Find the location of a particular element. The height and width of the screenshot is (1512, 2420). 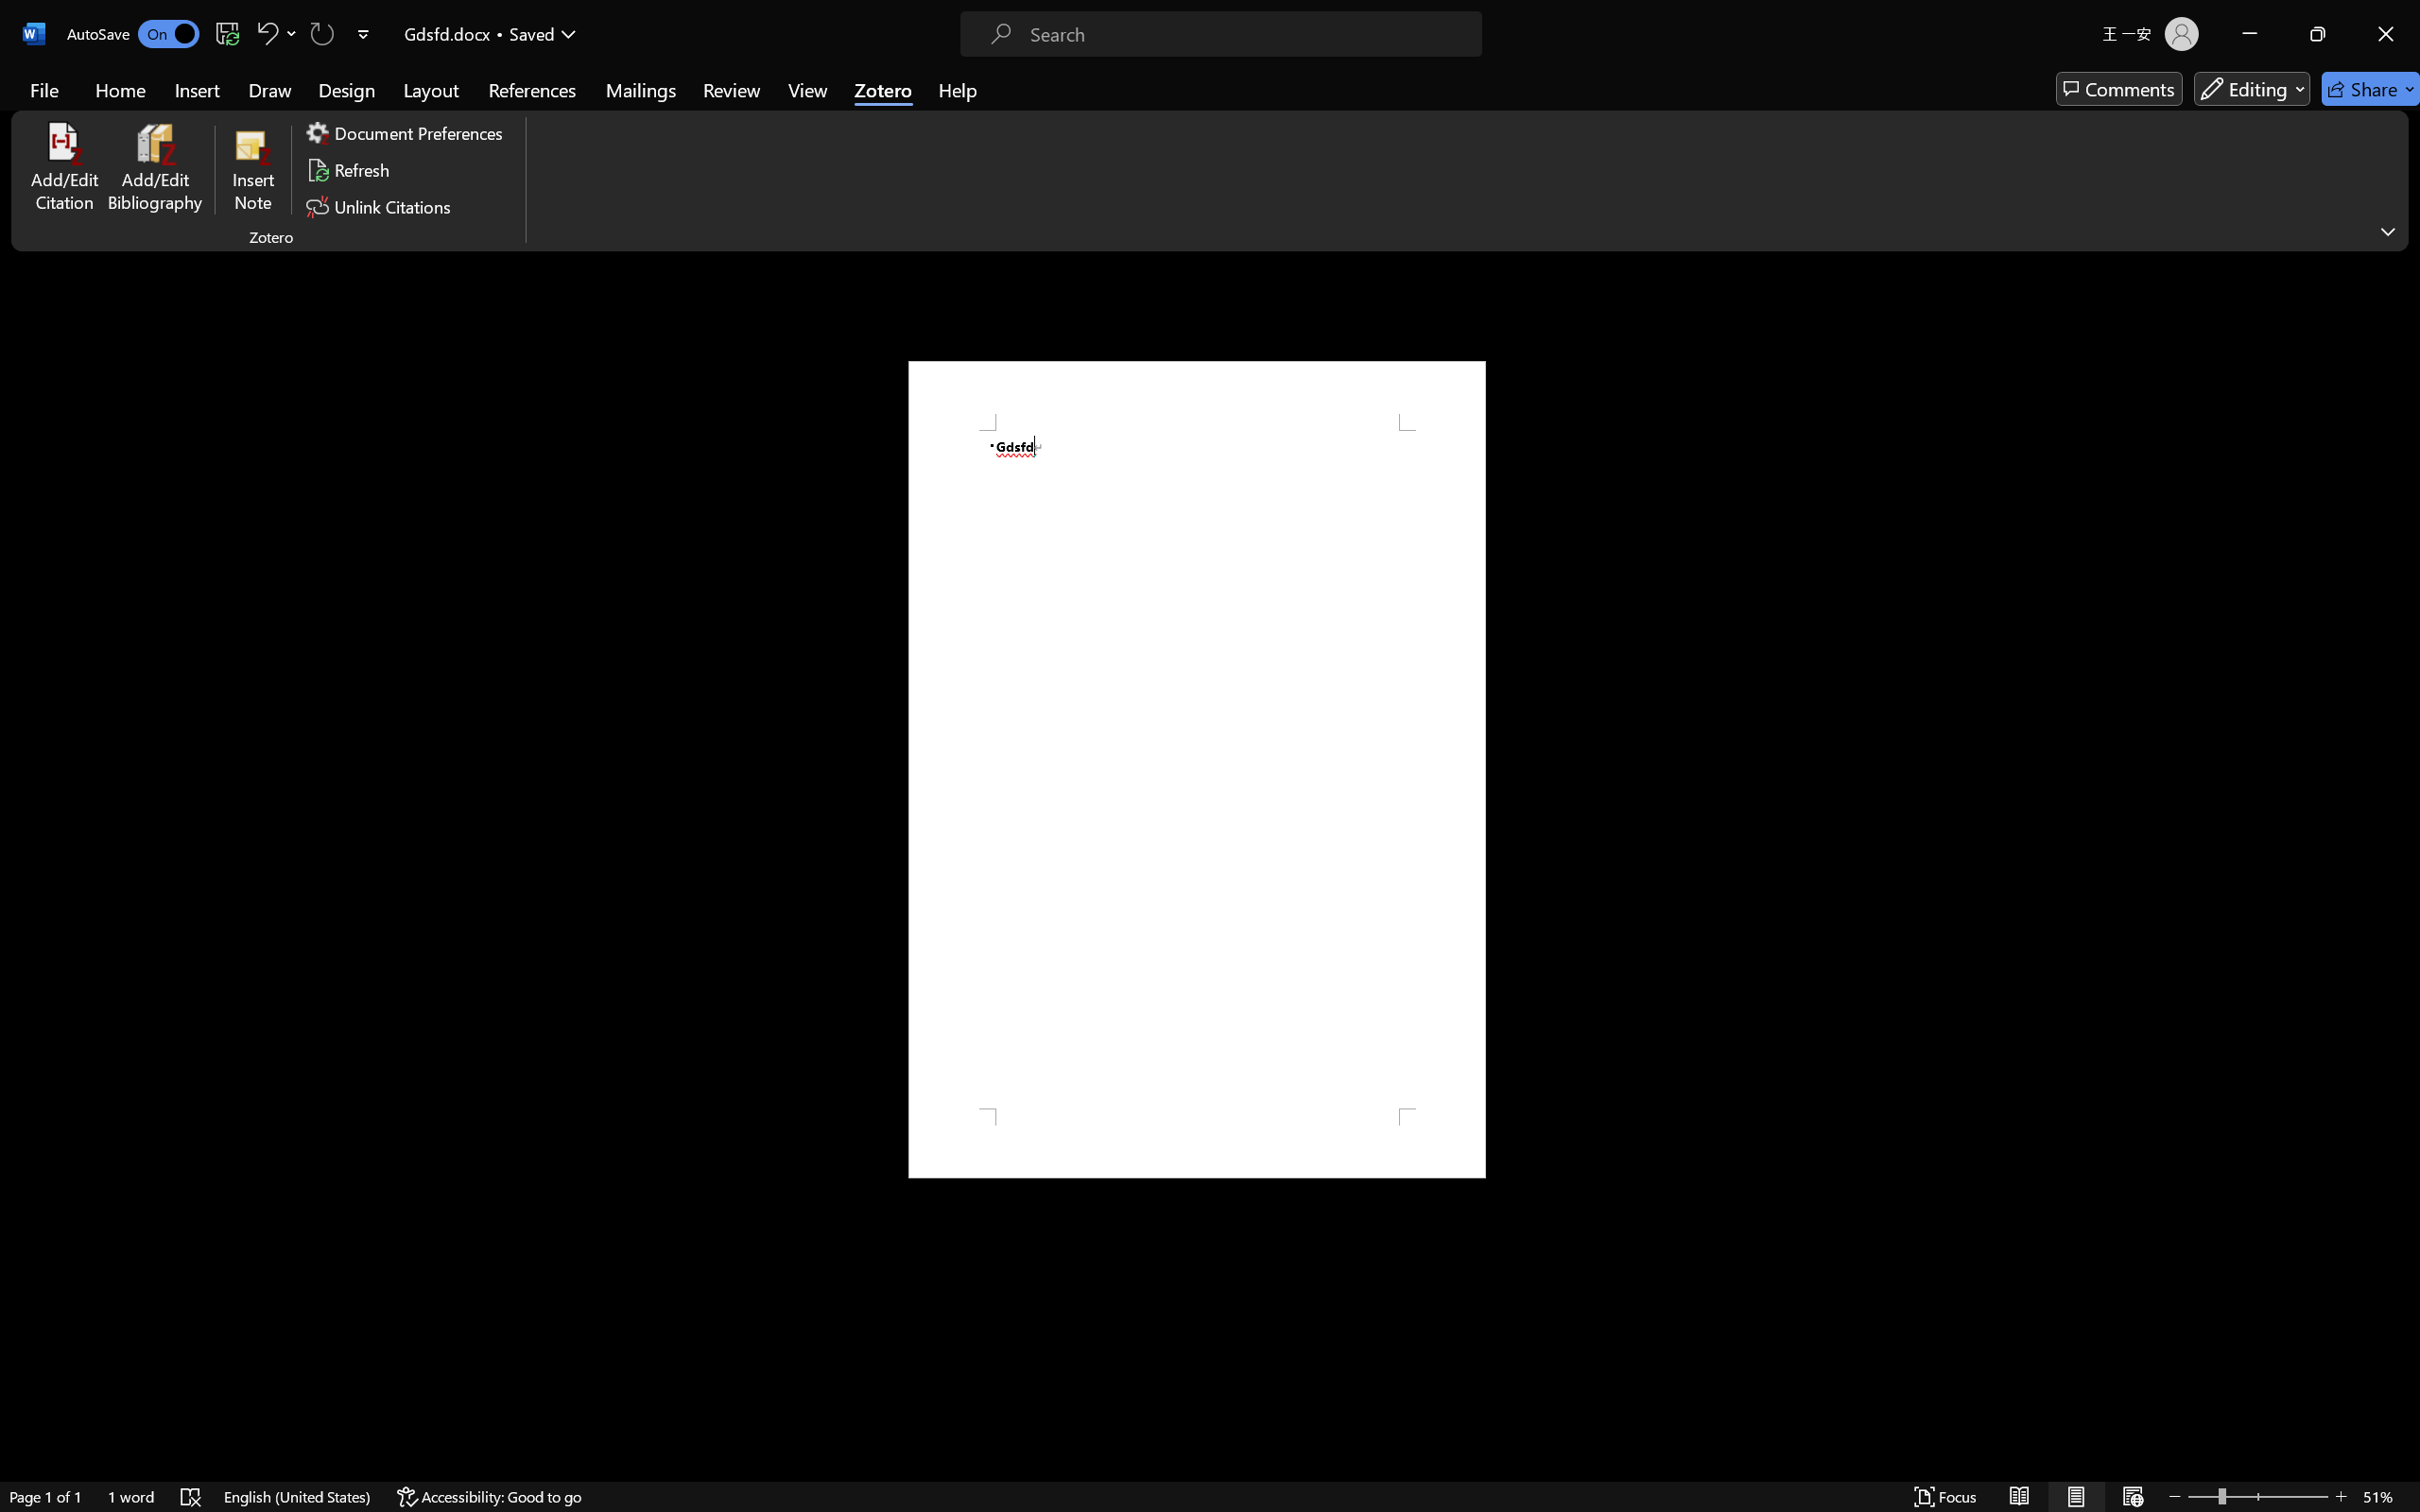

'Page 1 content' is located at coordinates (1196, 769).